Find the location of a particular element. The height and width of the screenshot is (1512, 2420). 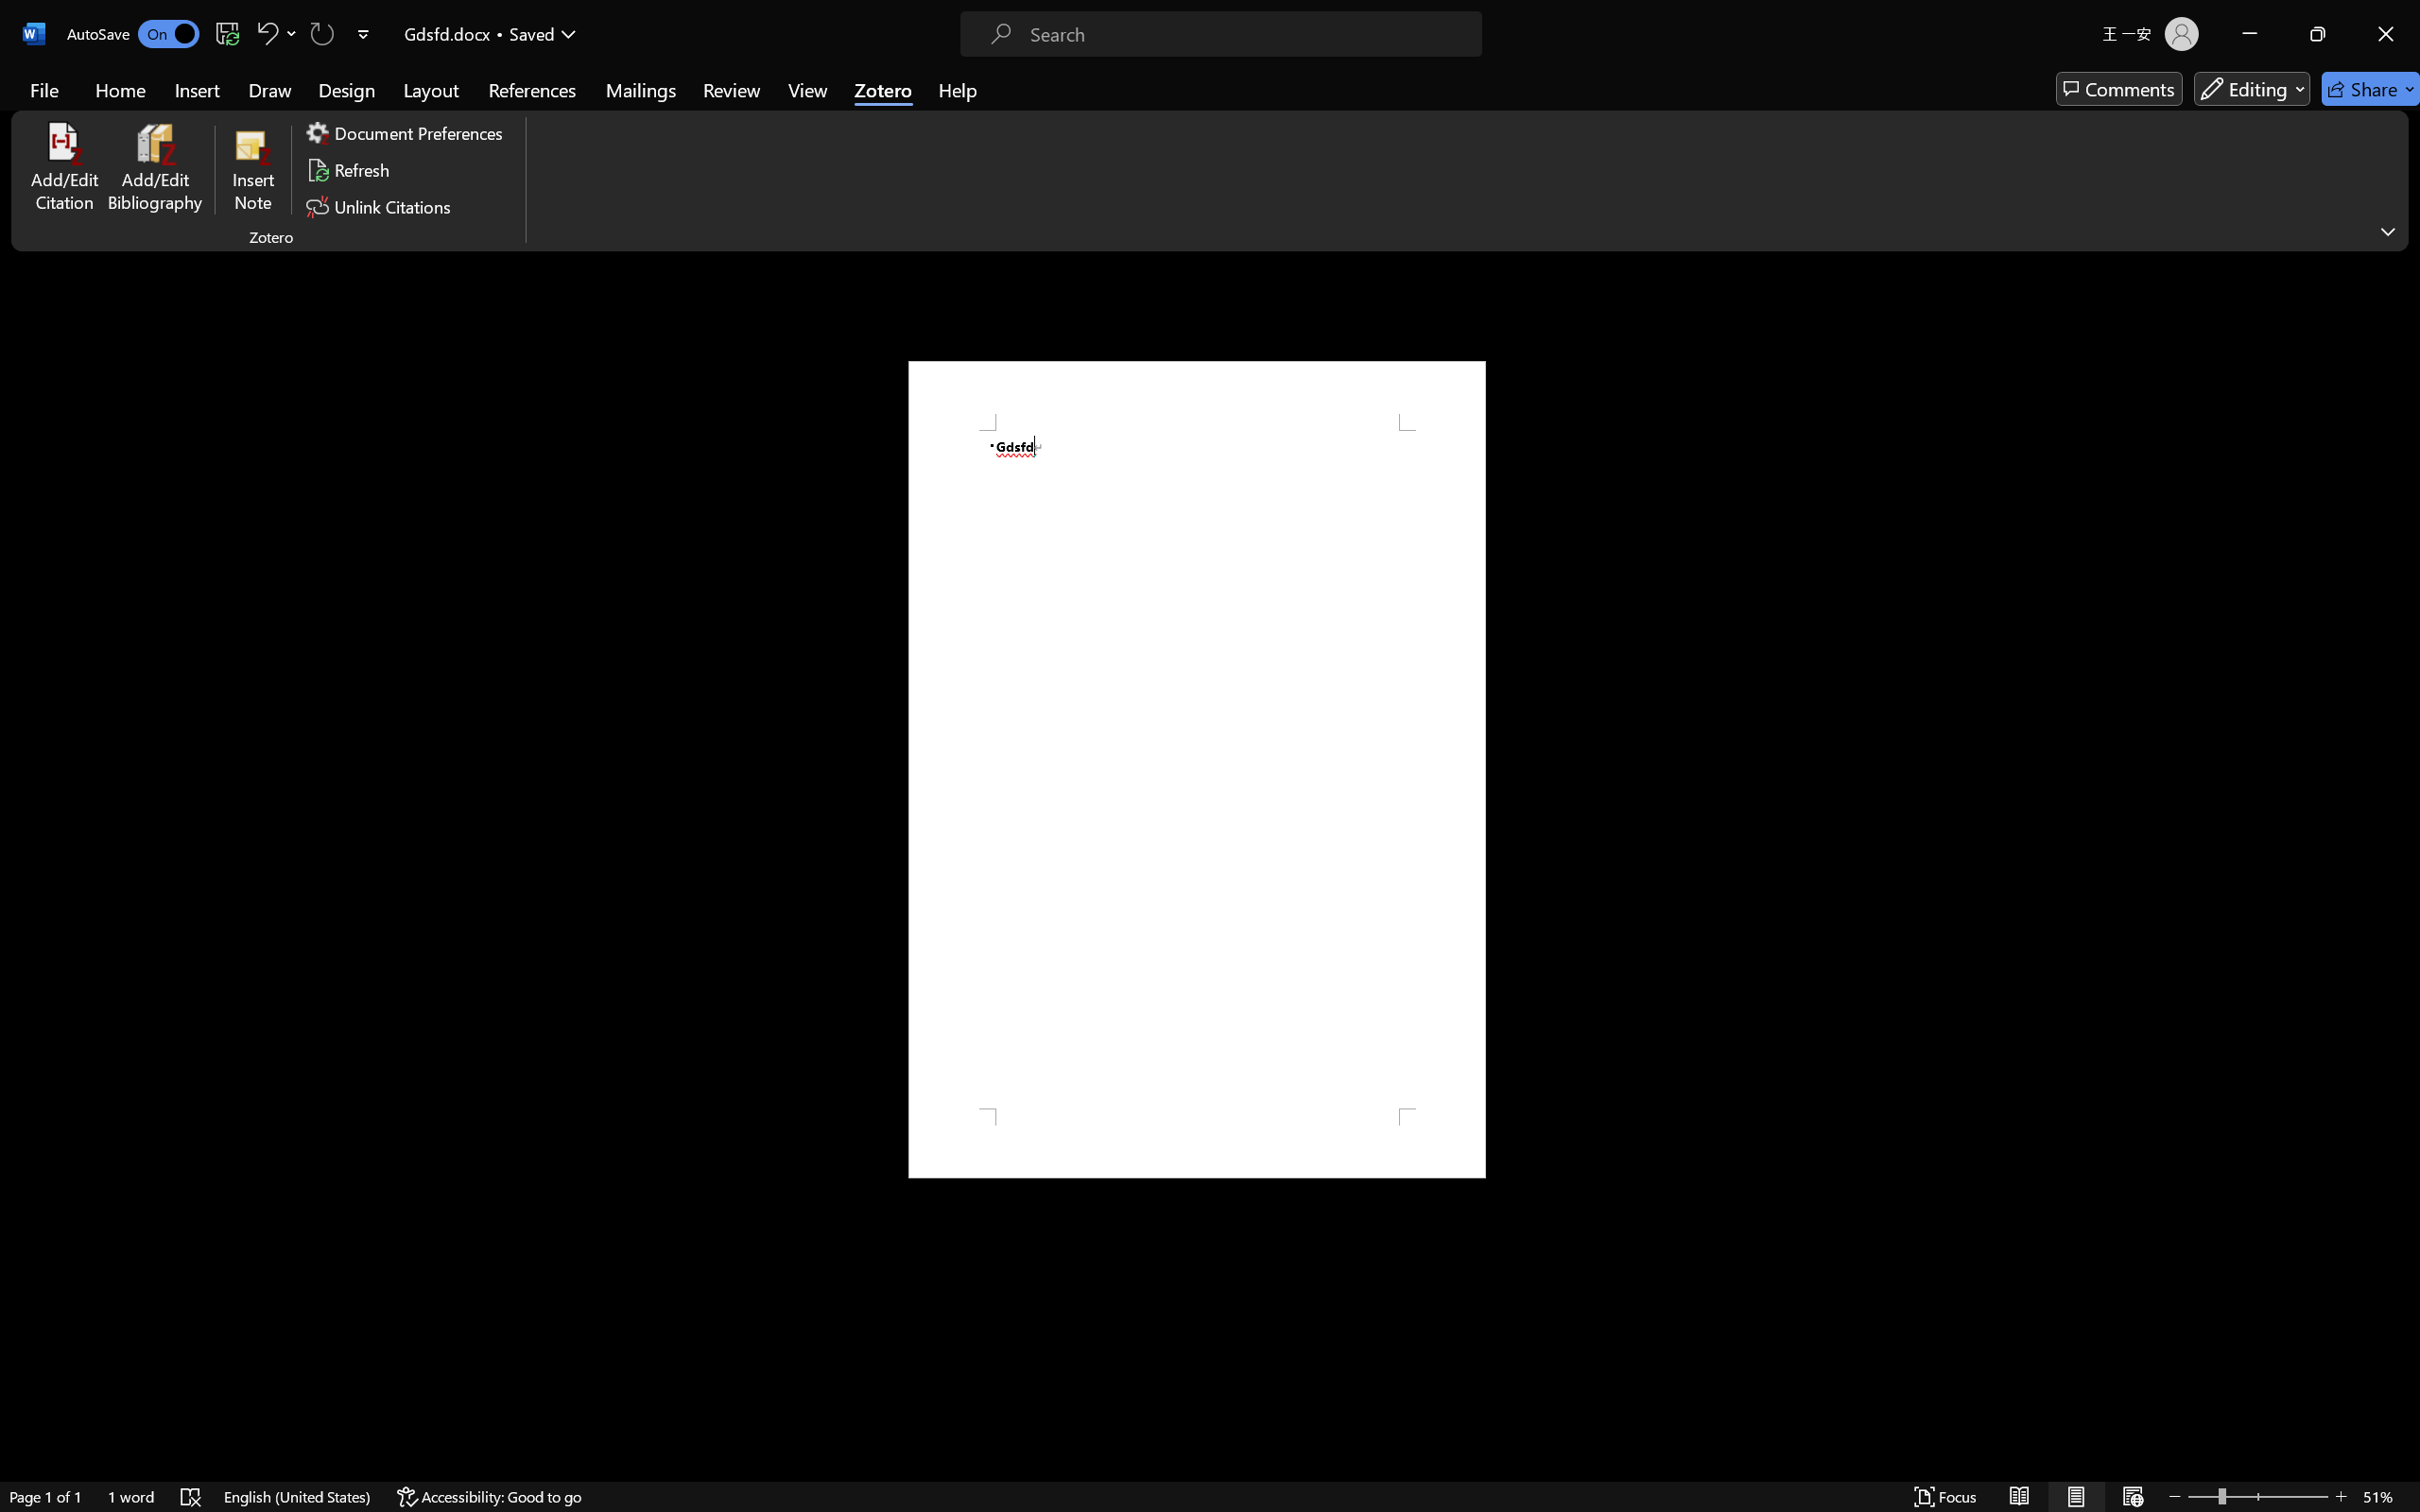

'Page 1 content' is located at coordinates (1196, 769).